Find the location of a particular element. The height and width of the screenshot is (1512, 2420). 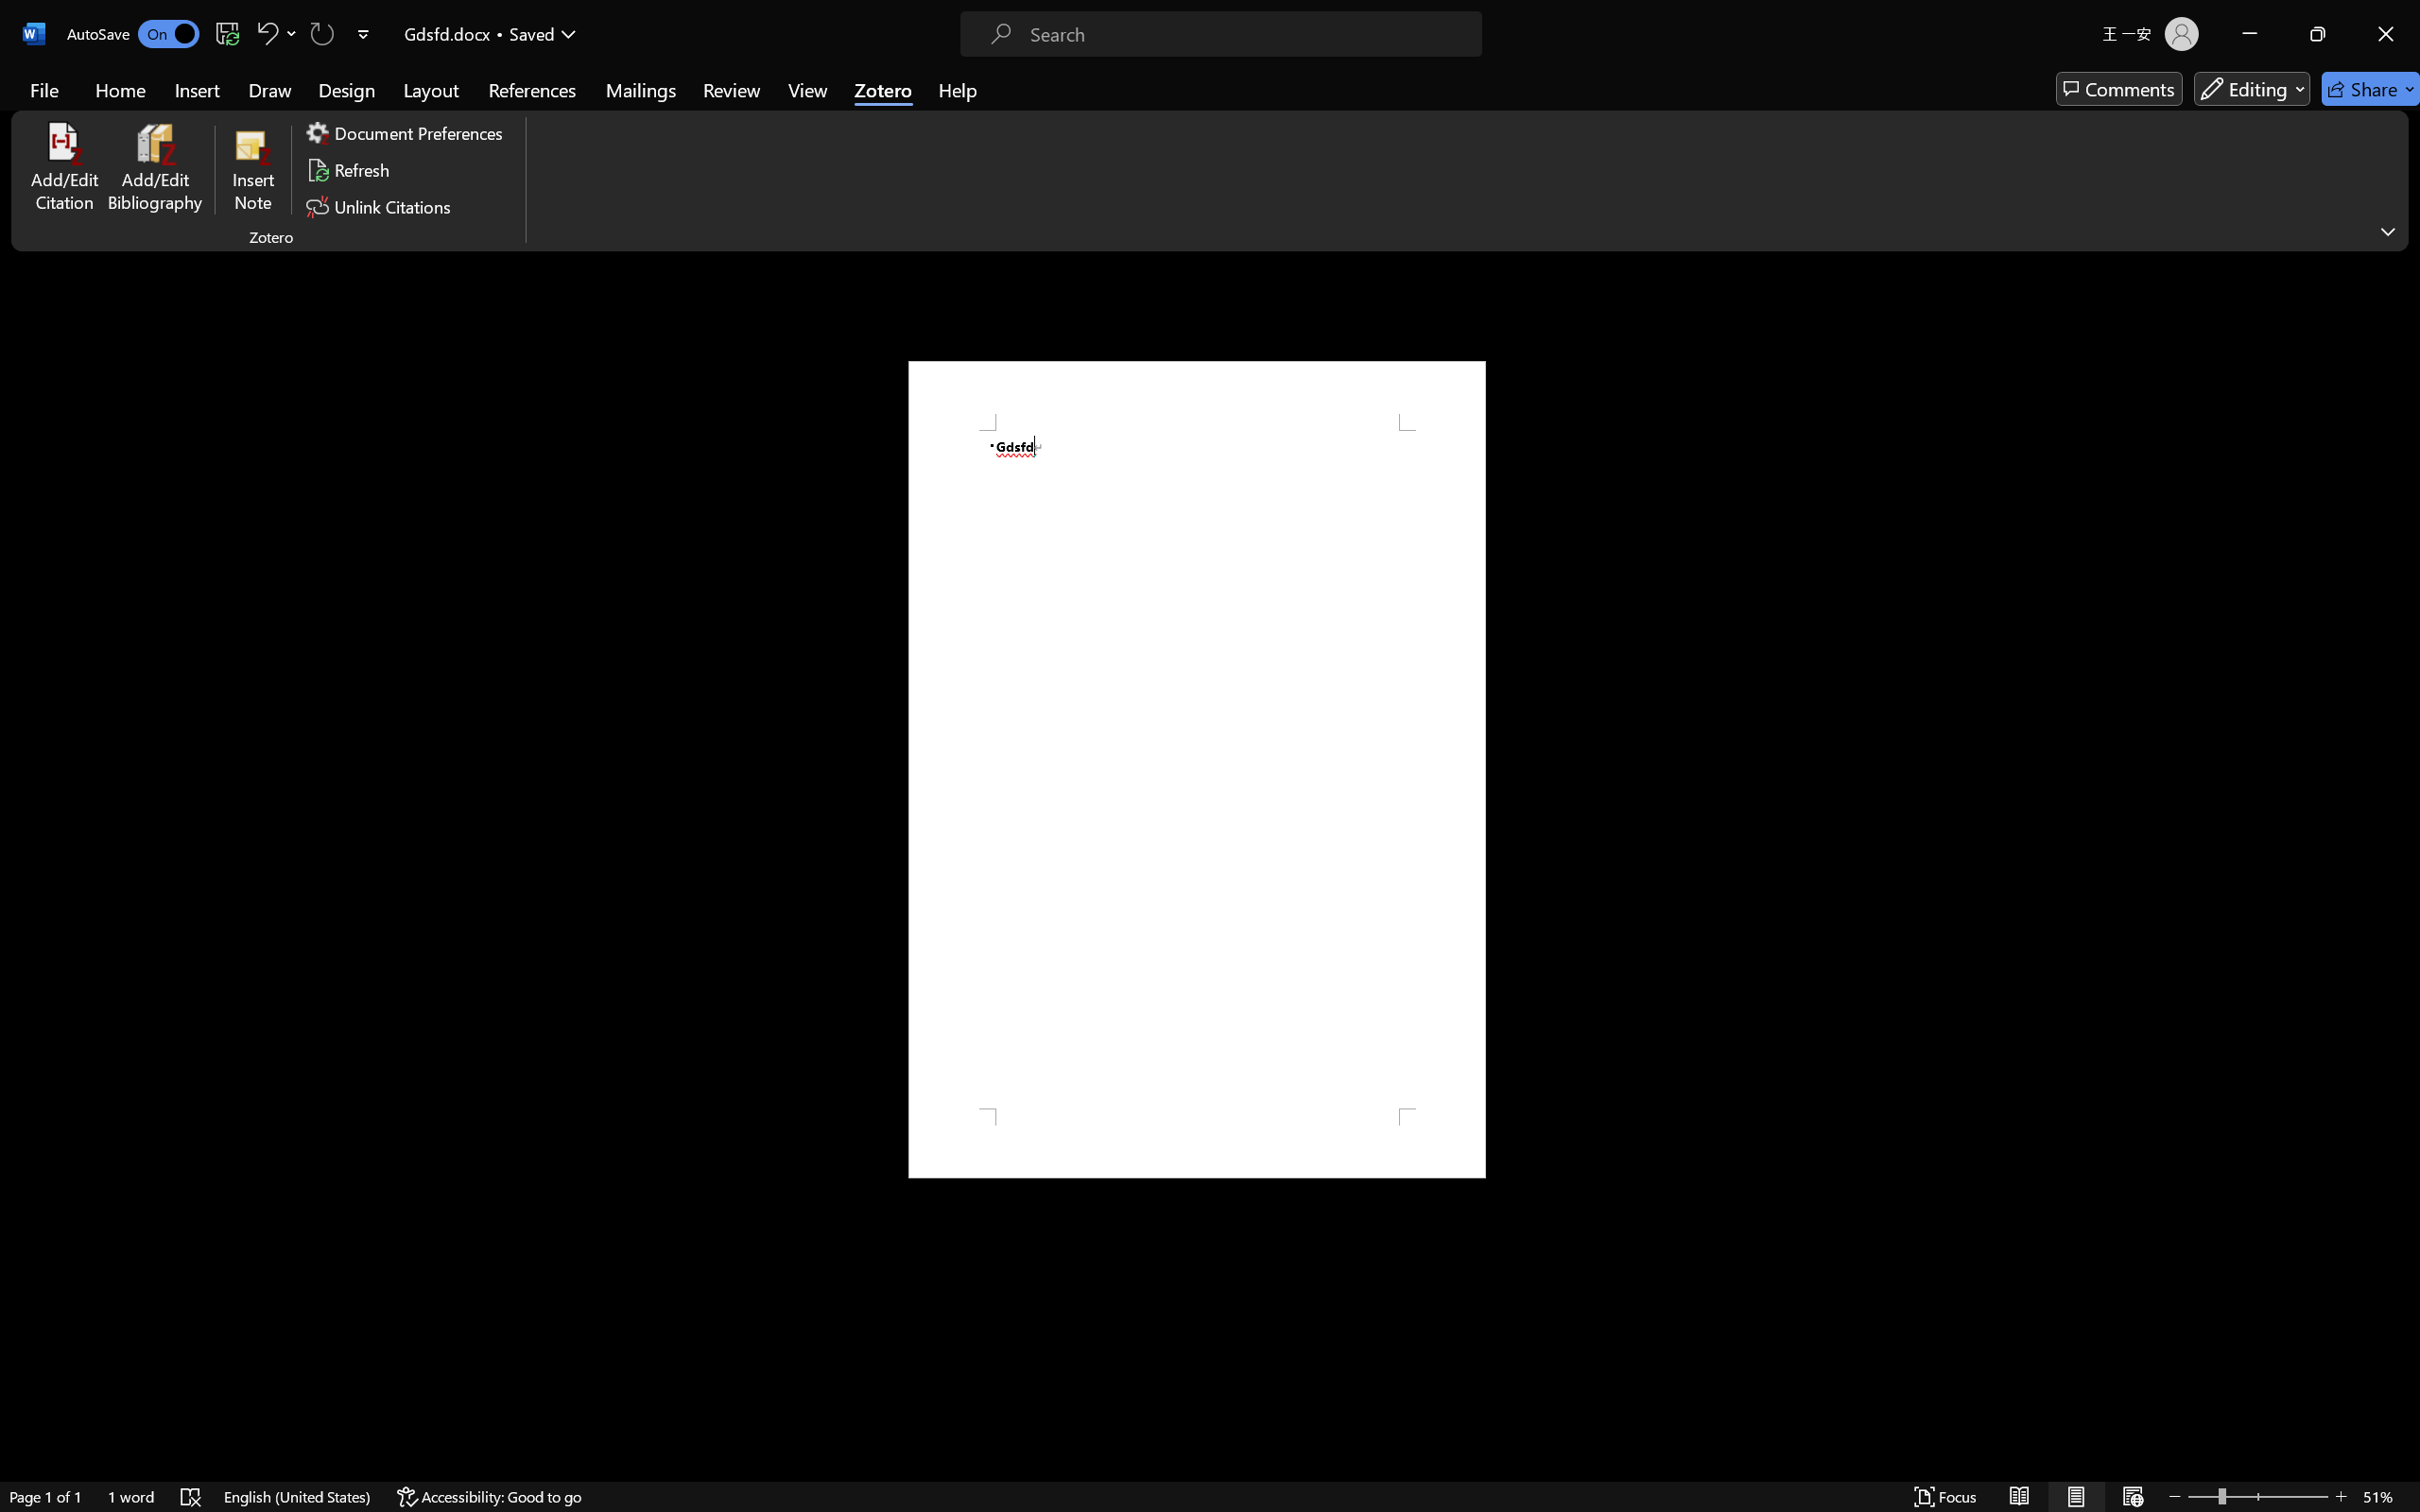

'Page 1 content' is located at coordinates (1196, 769).